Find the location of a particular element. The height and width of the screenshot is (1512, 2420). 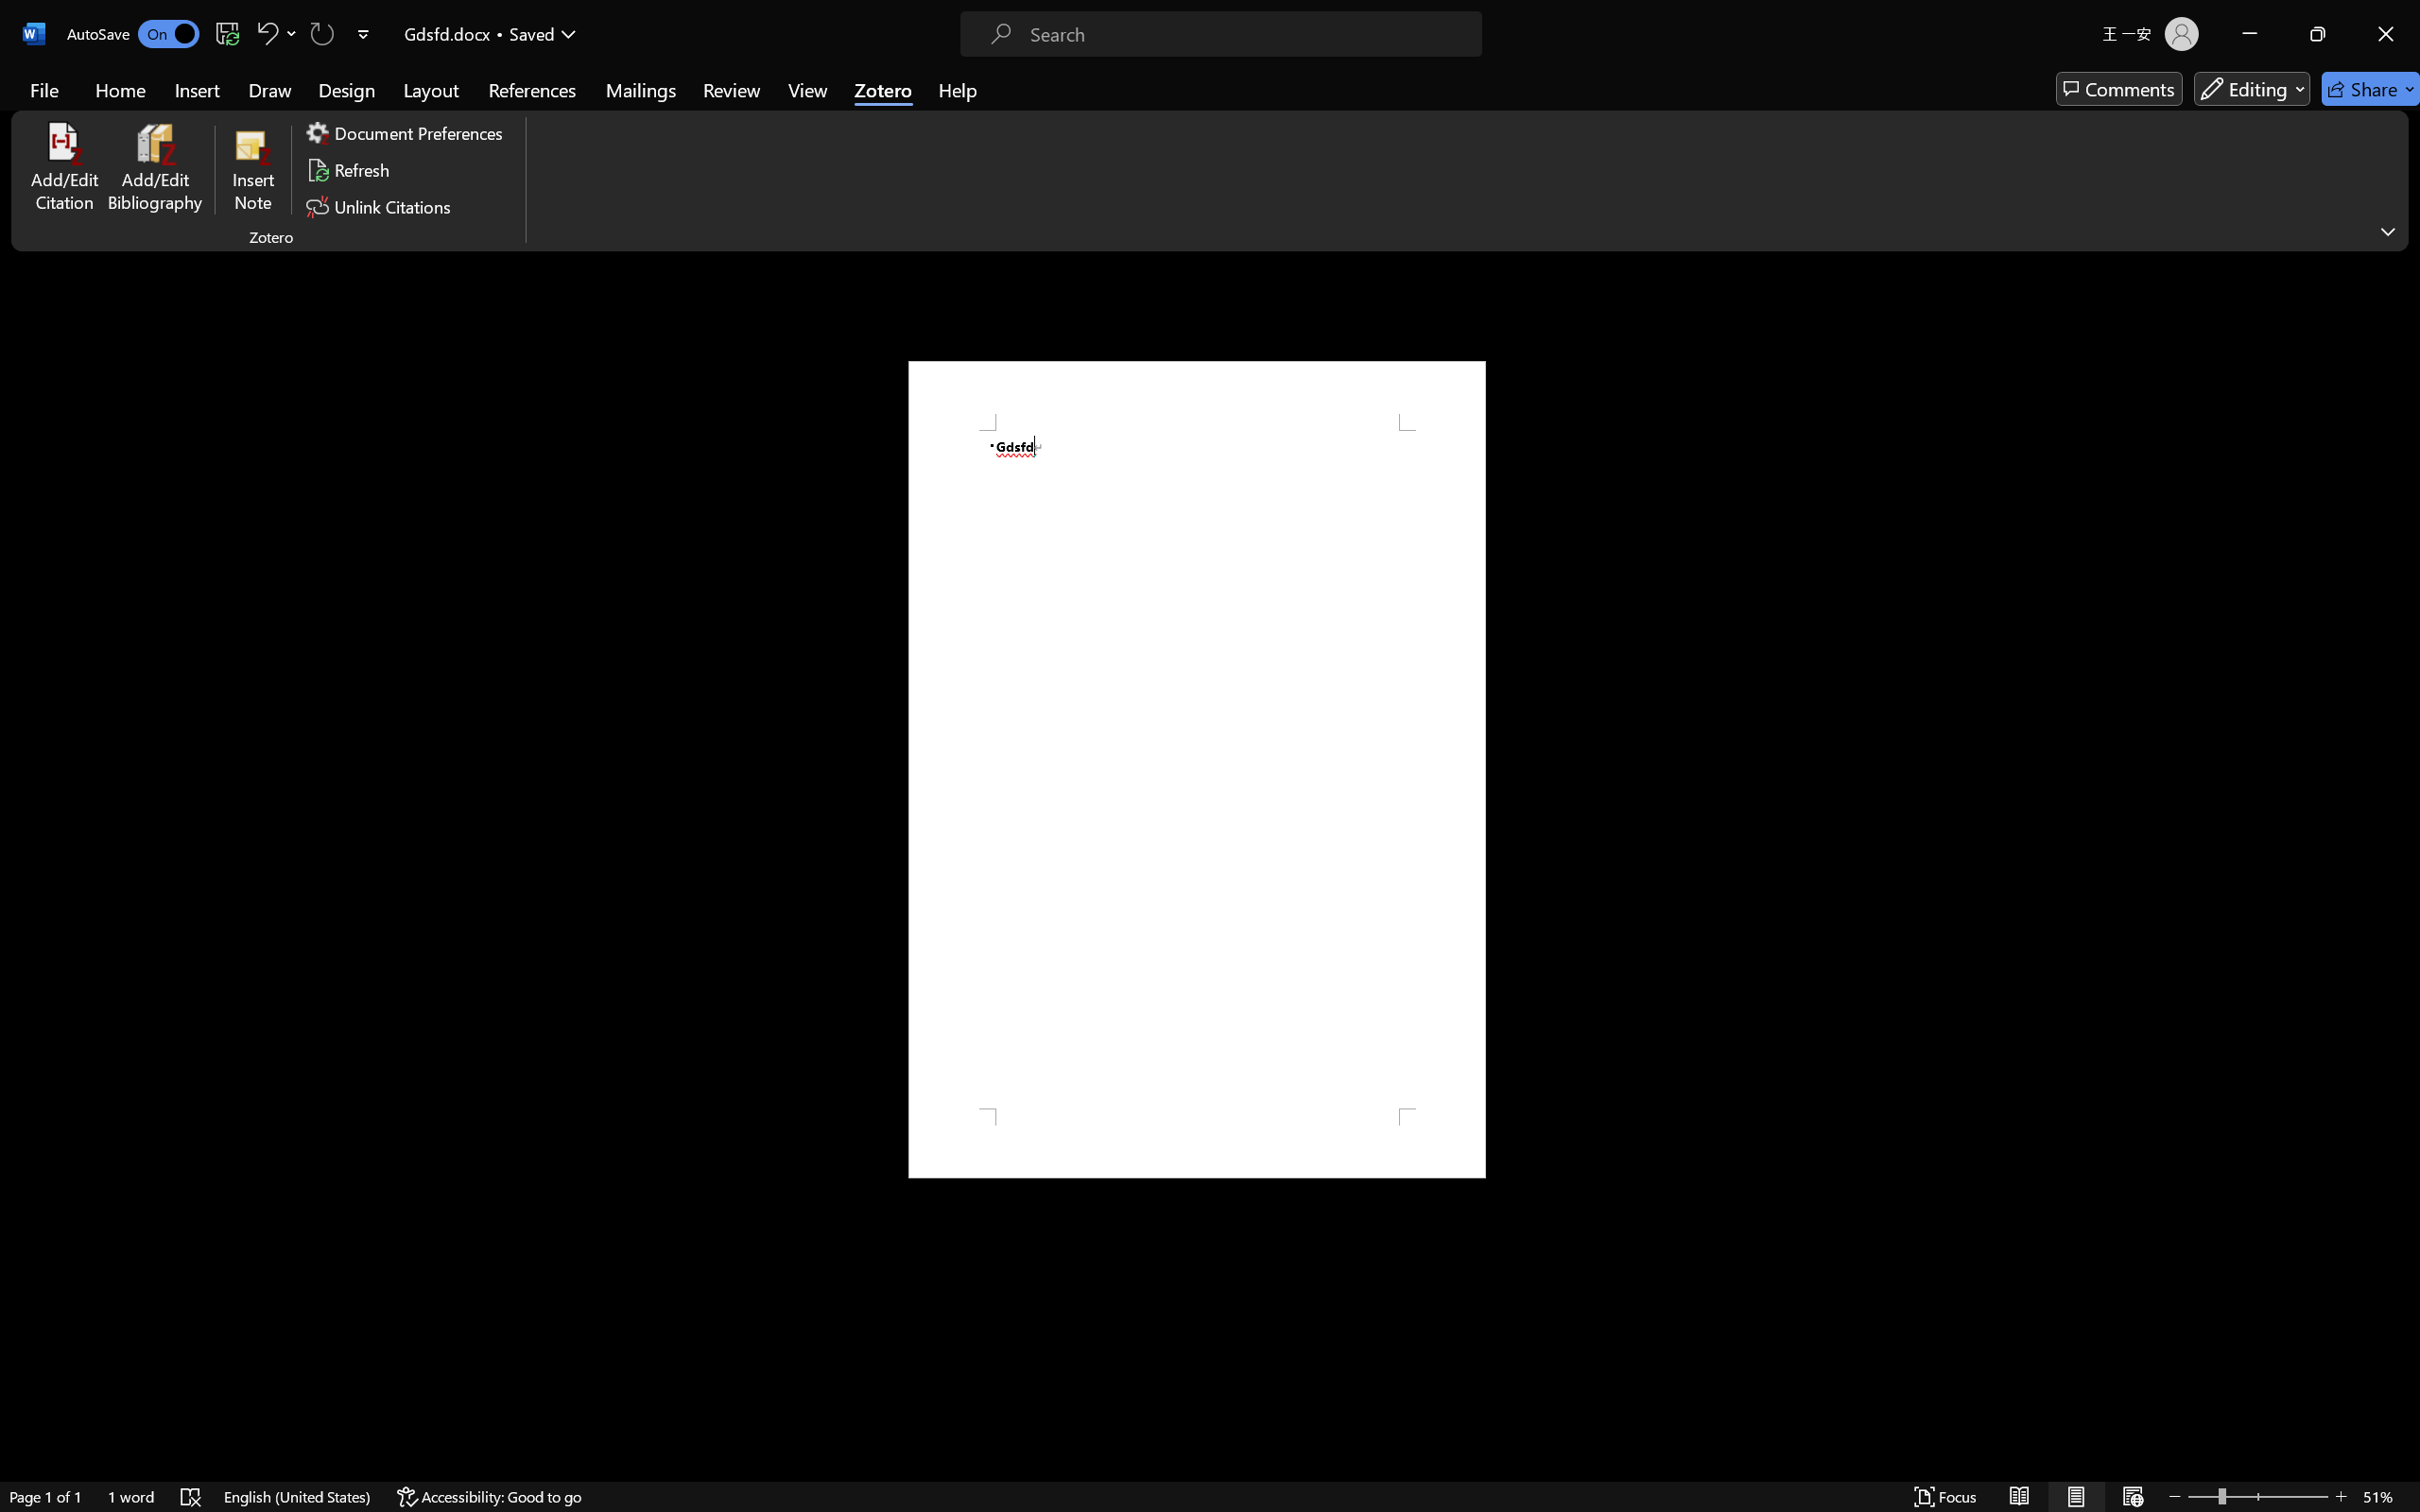

'Page 1 content' is located at coordinates (1196, 769).